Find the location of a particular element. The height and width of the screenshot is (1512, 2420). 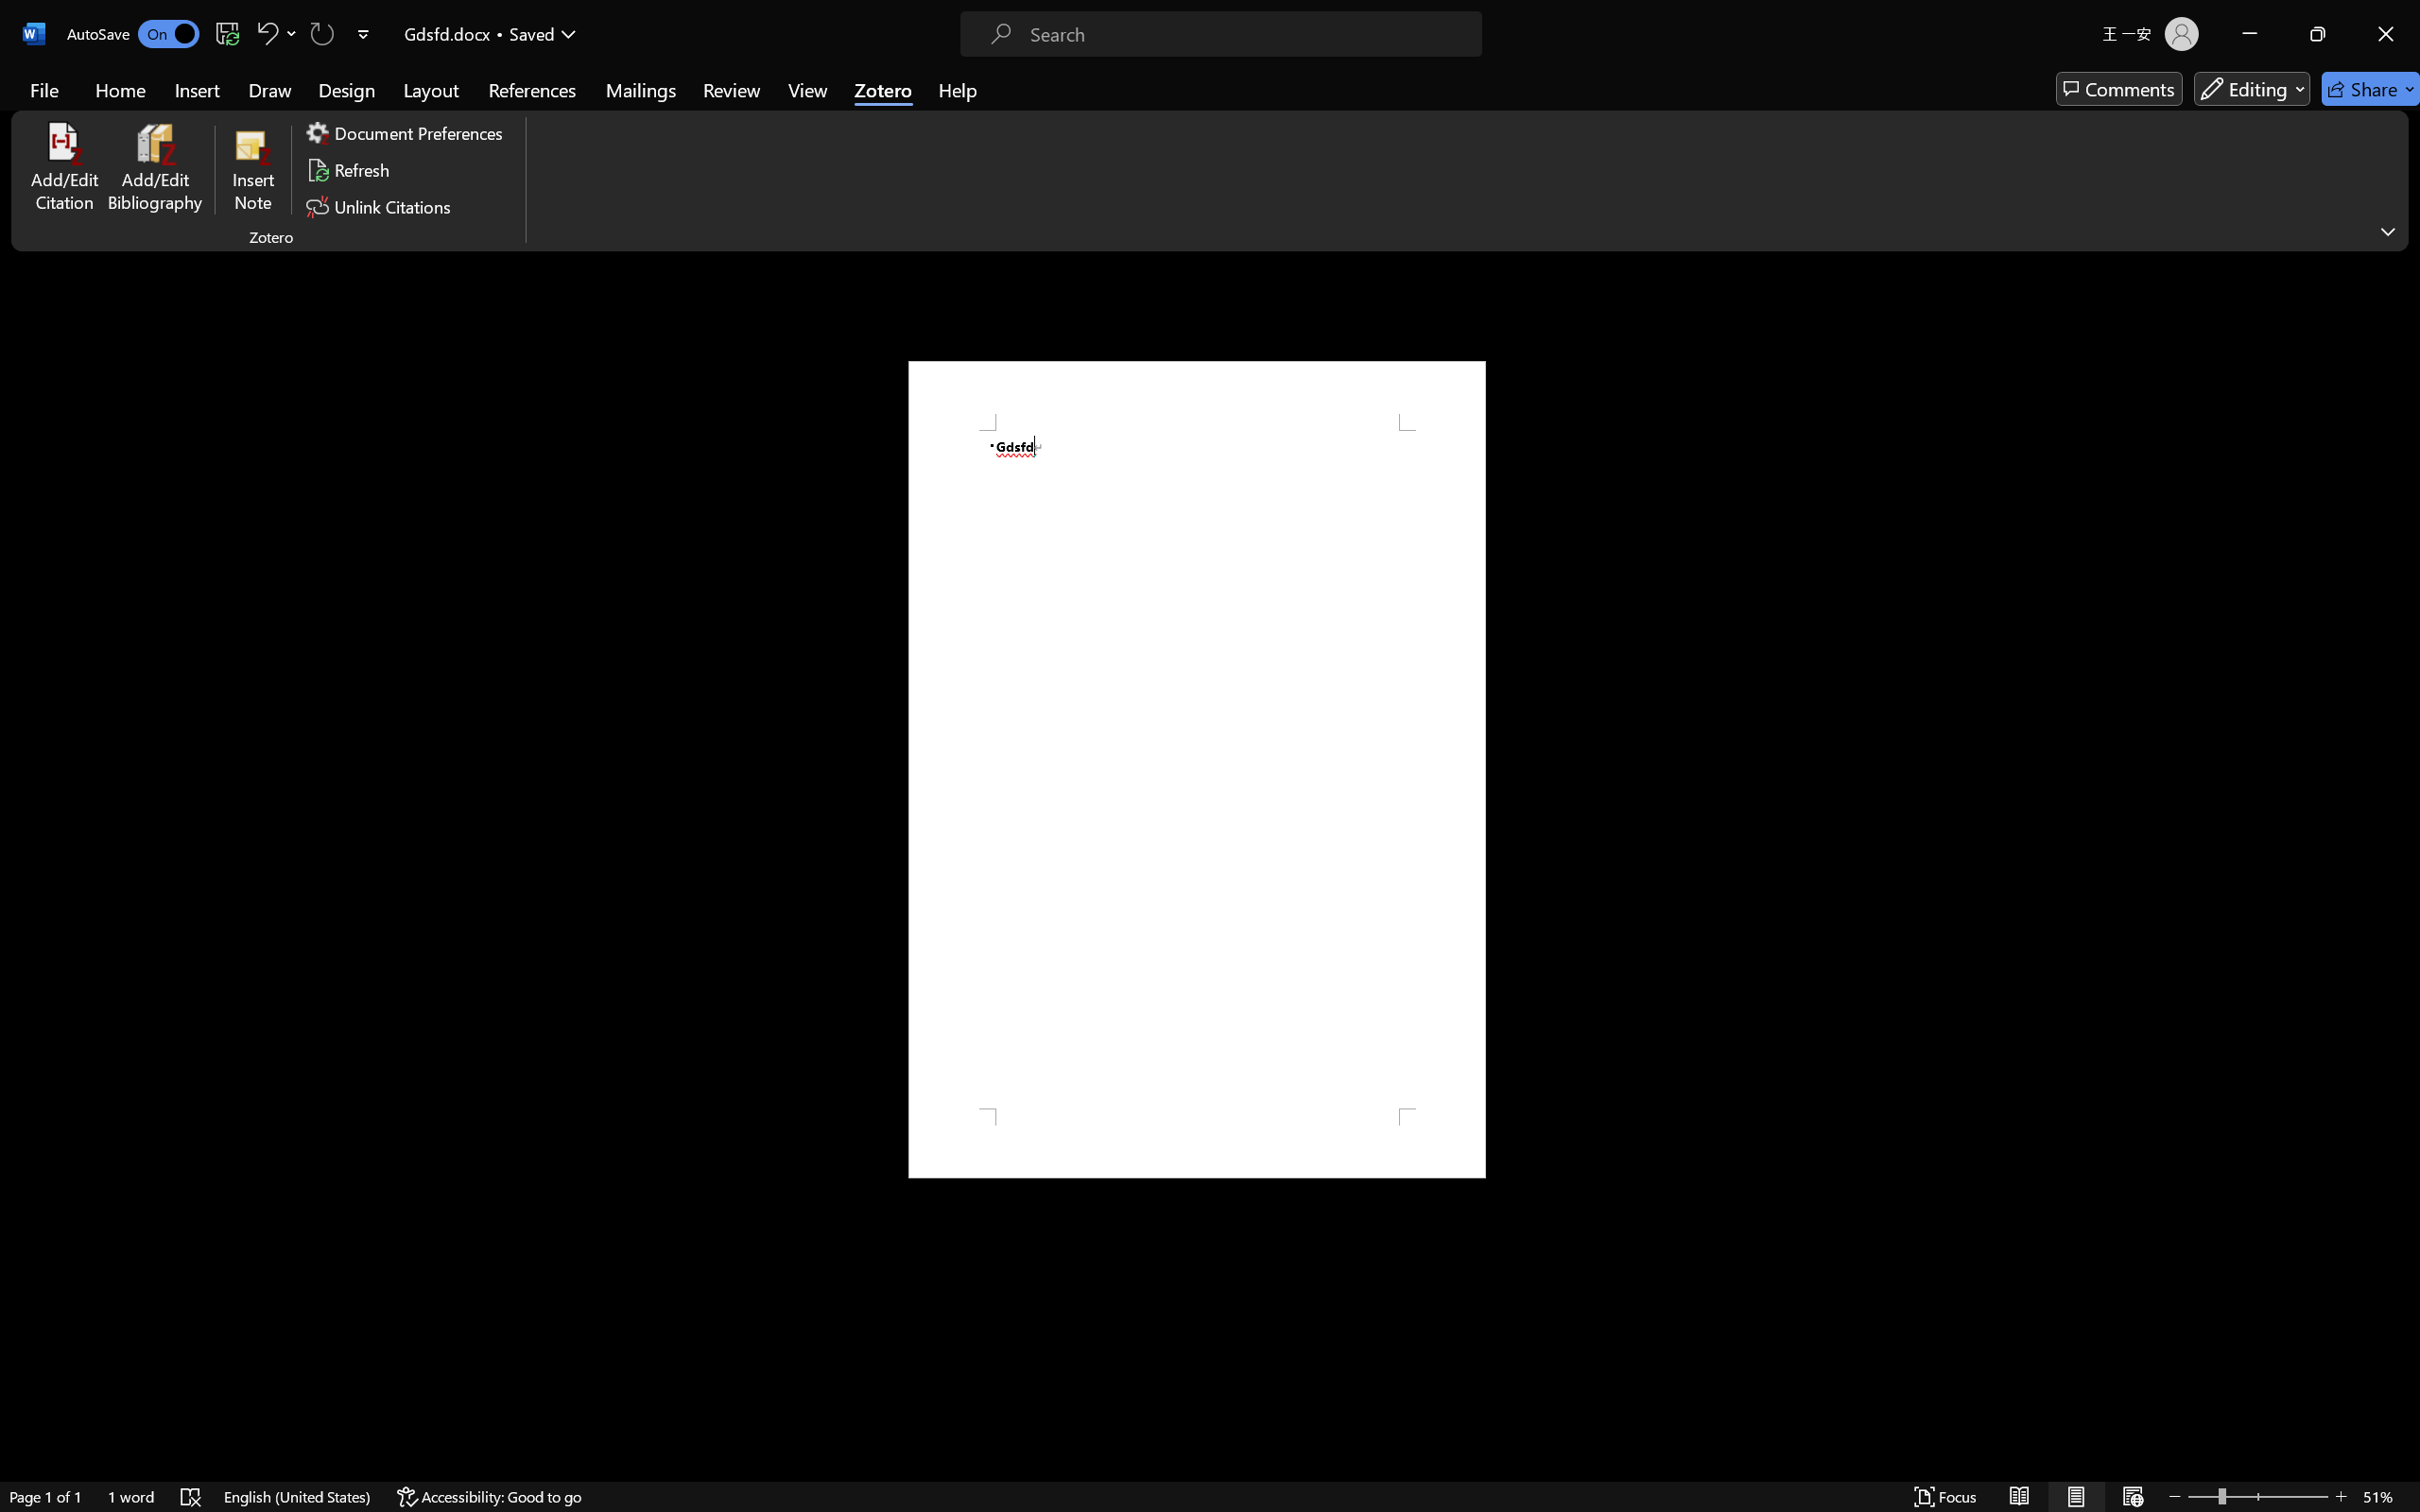

'Page 1 content' is located at coordinates (1196, 769).